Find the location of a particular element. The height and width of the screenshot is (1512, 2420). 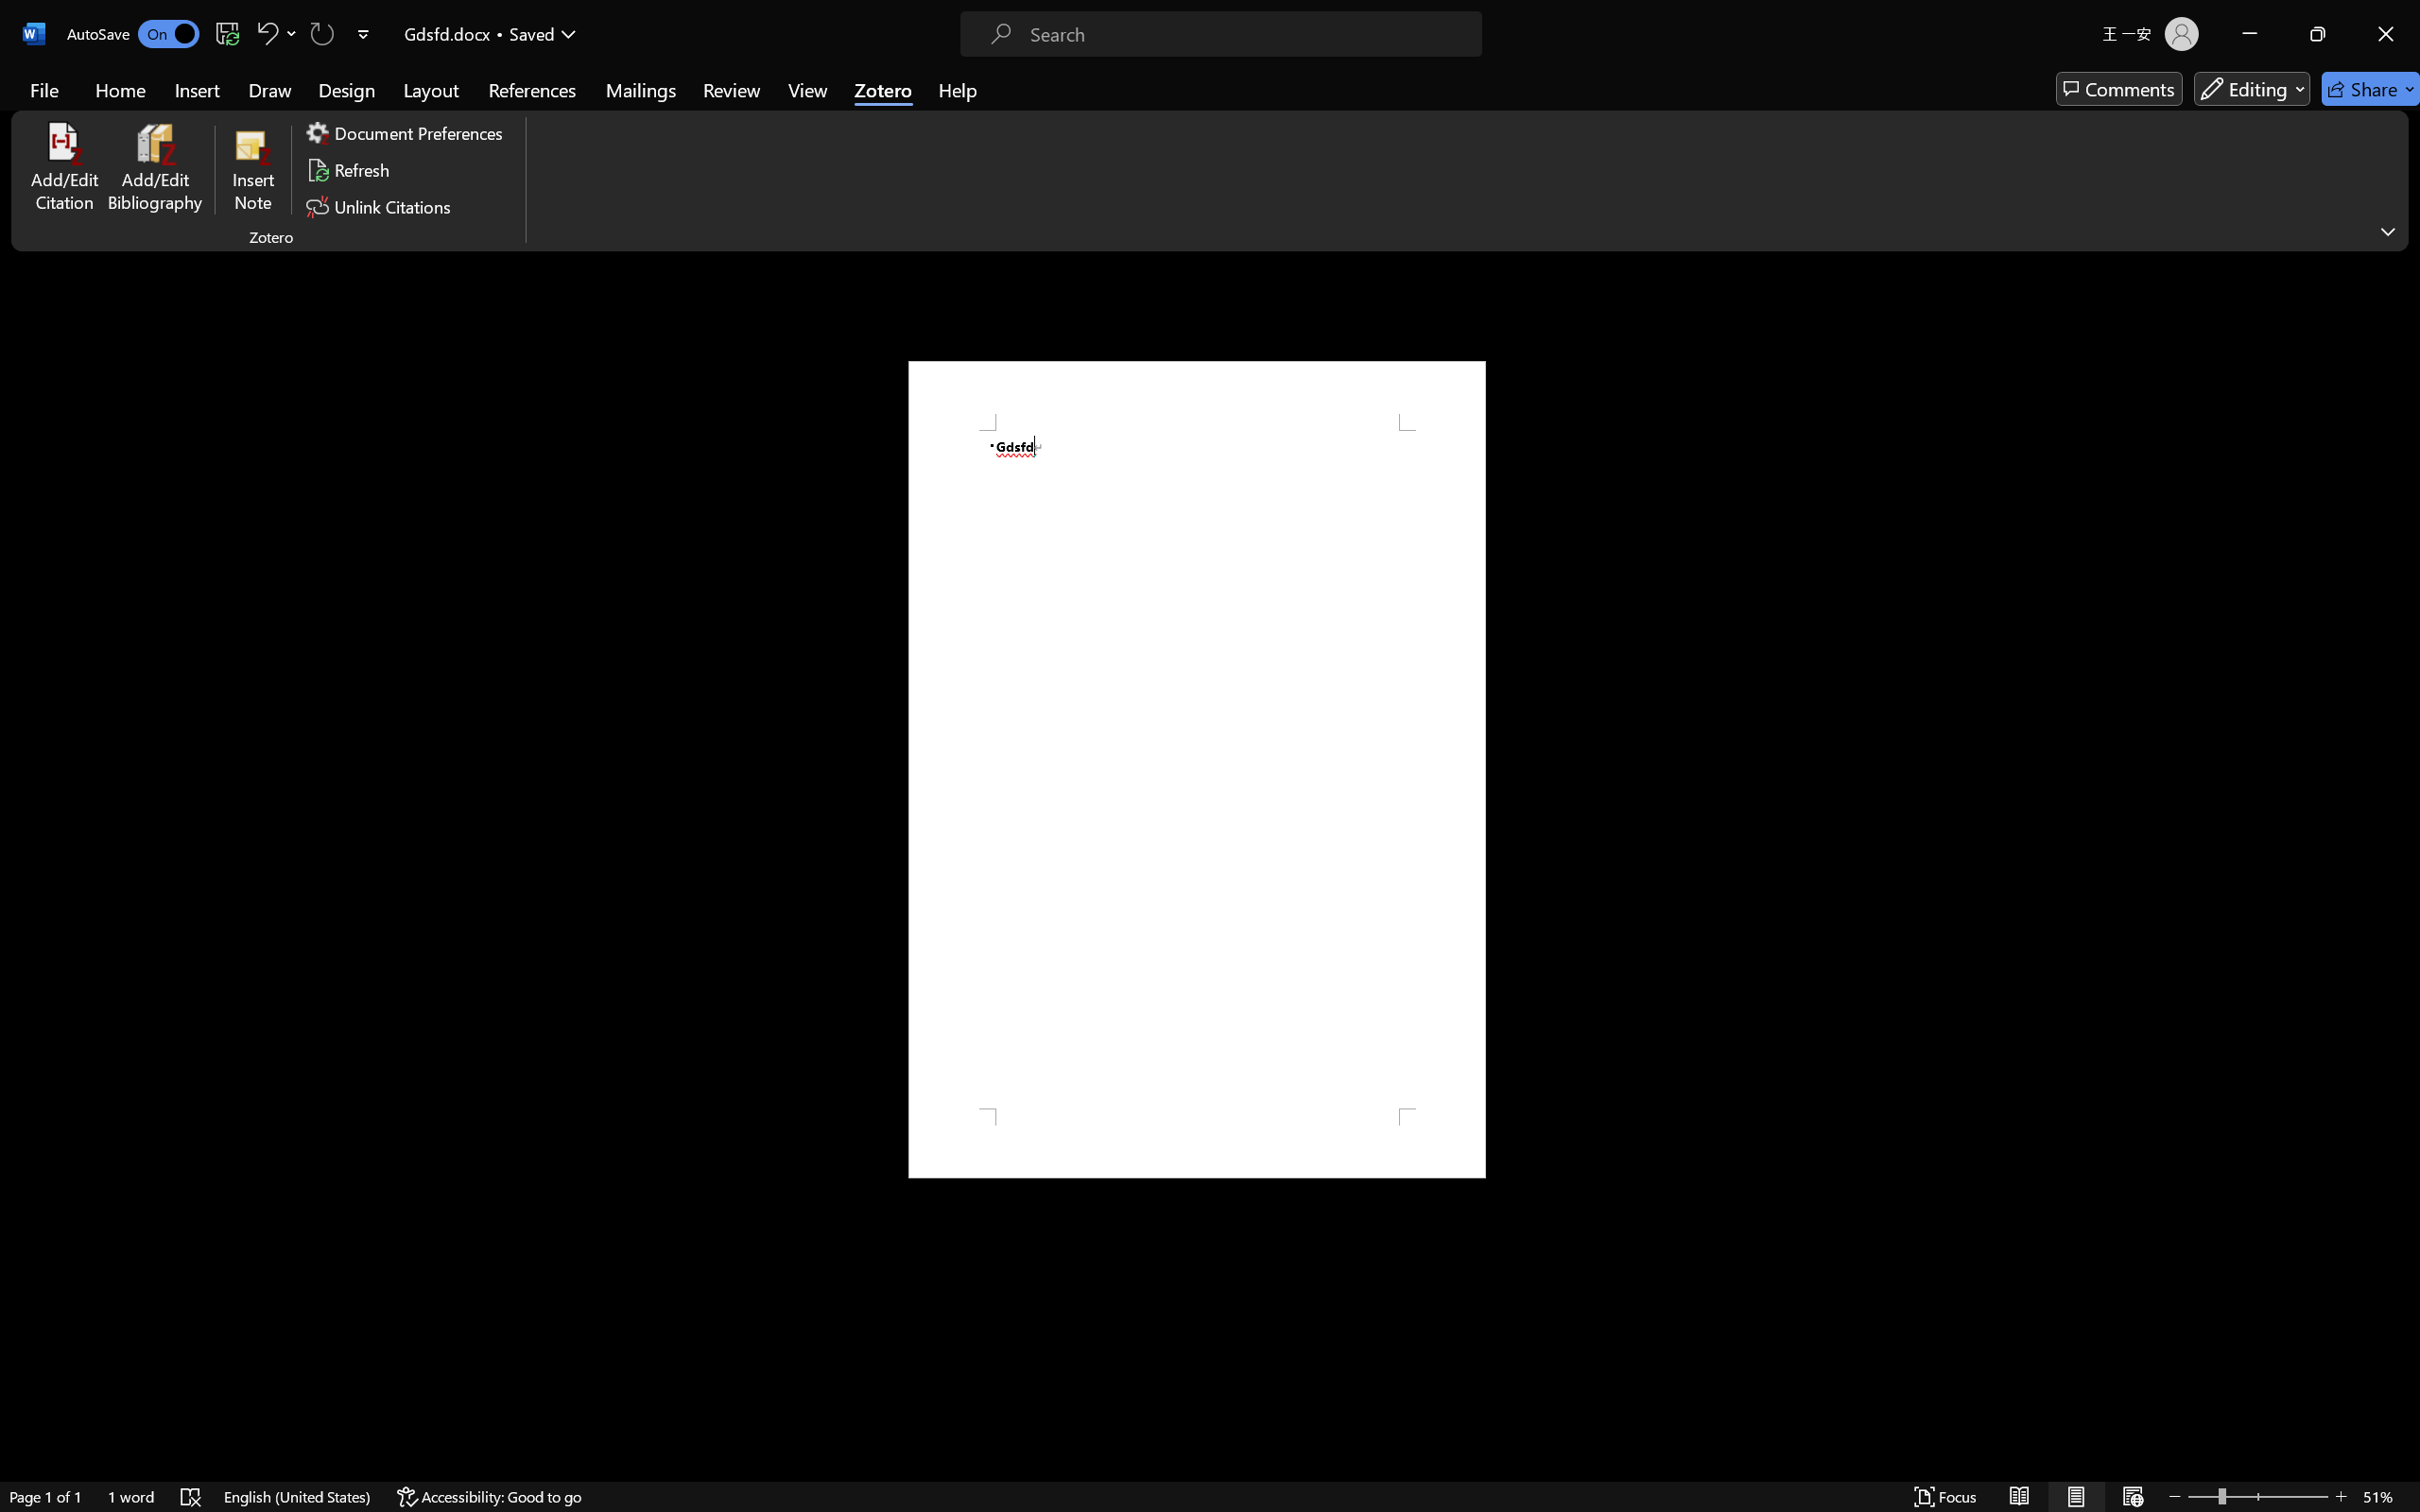

'Page 1 content' is located at coordinates (1196, 769).